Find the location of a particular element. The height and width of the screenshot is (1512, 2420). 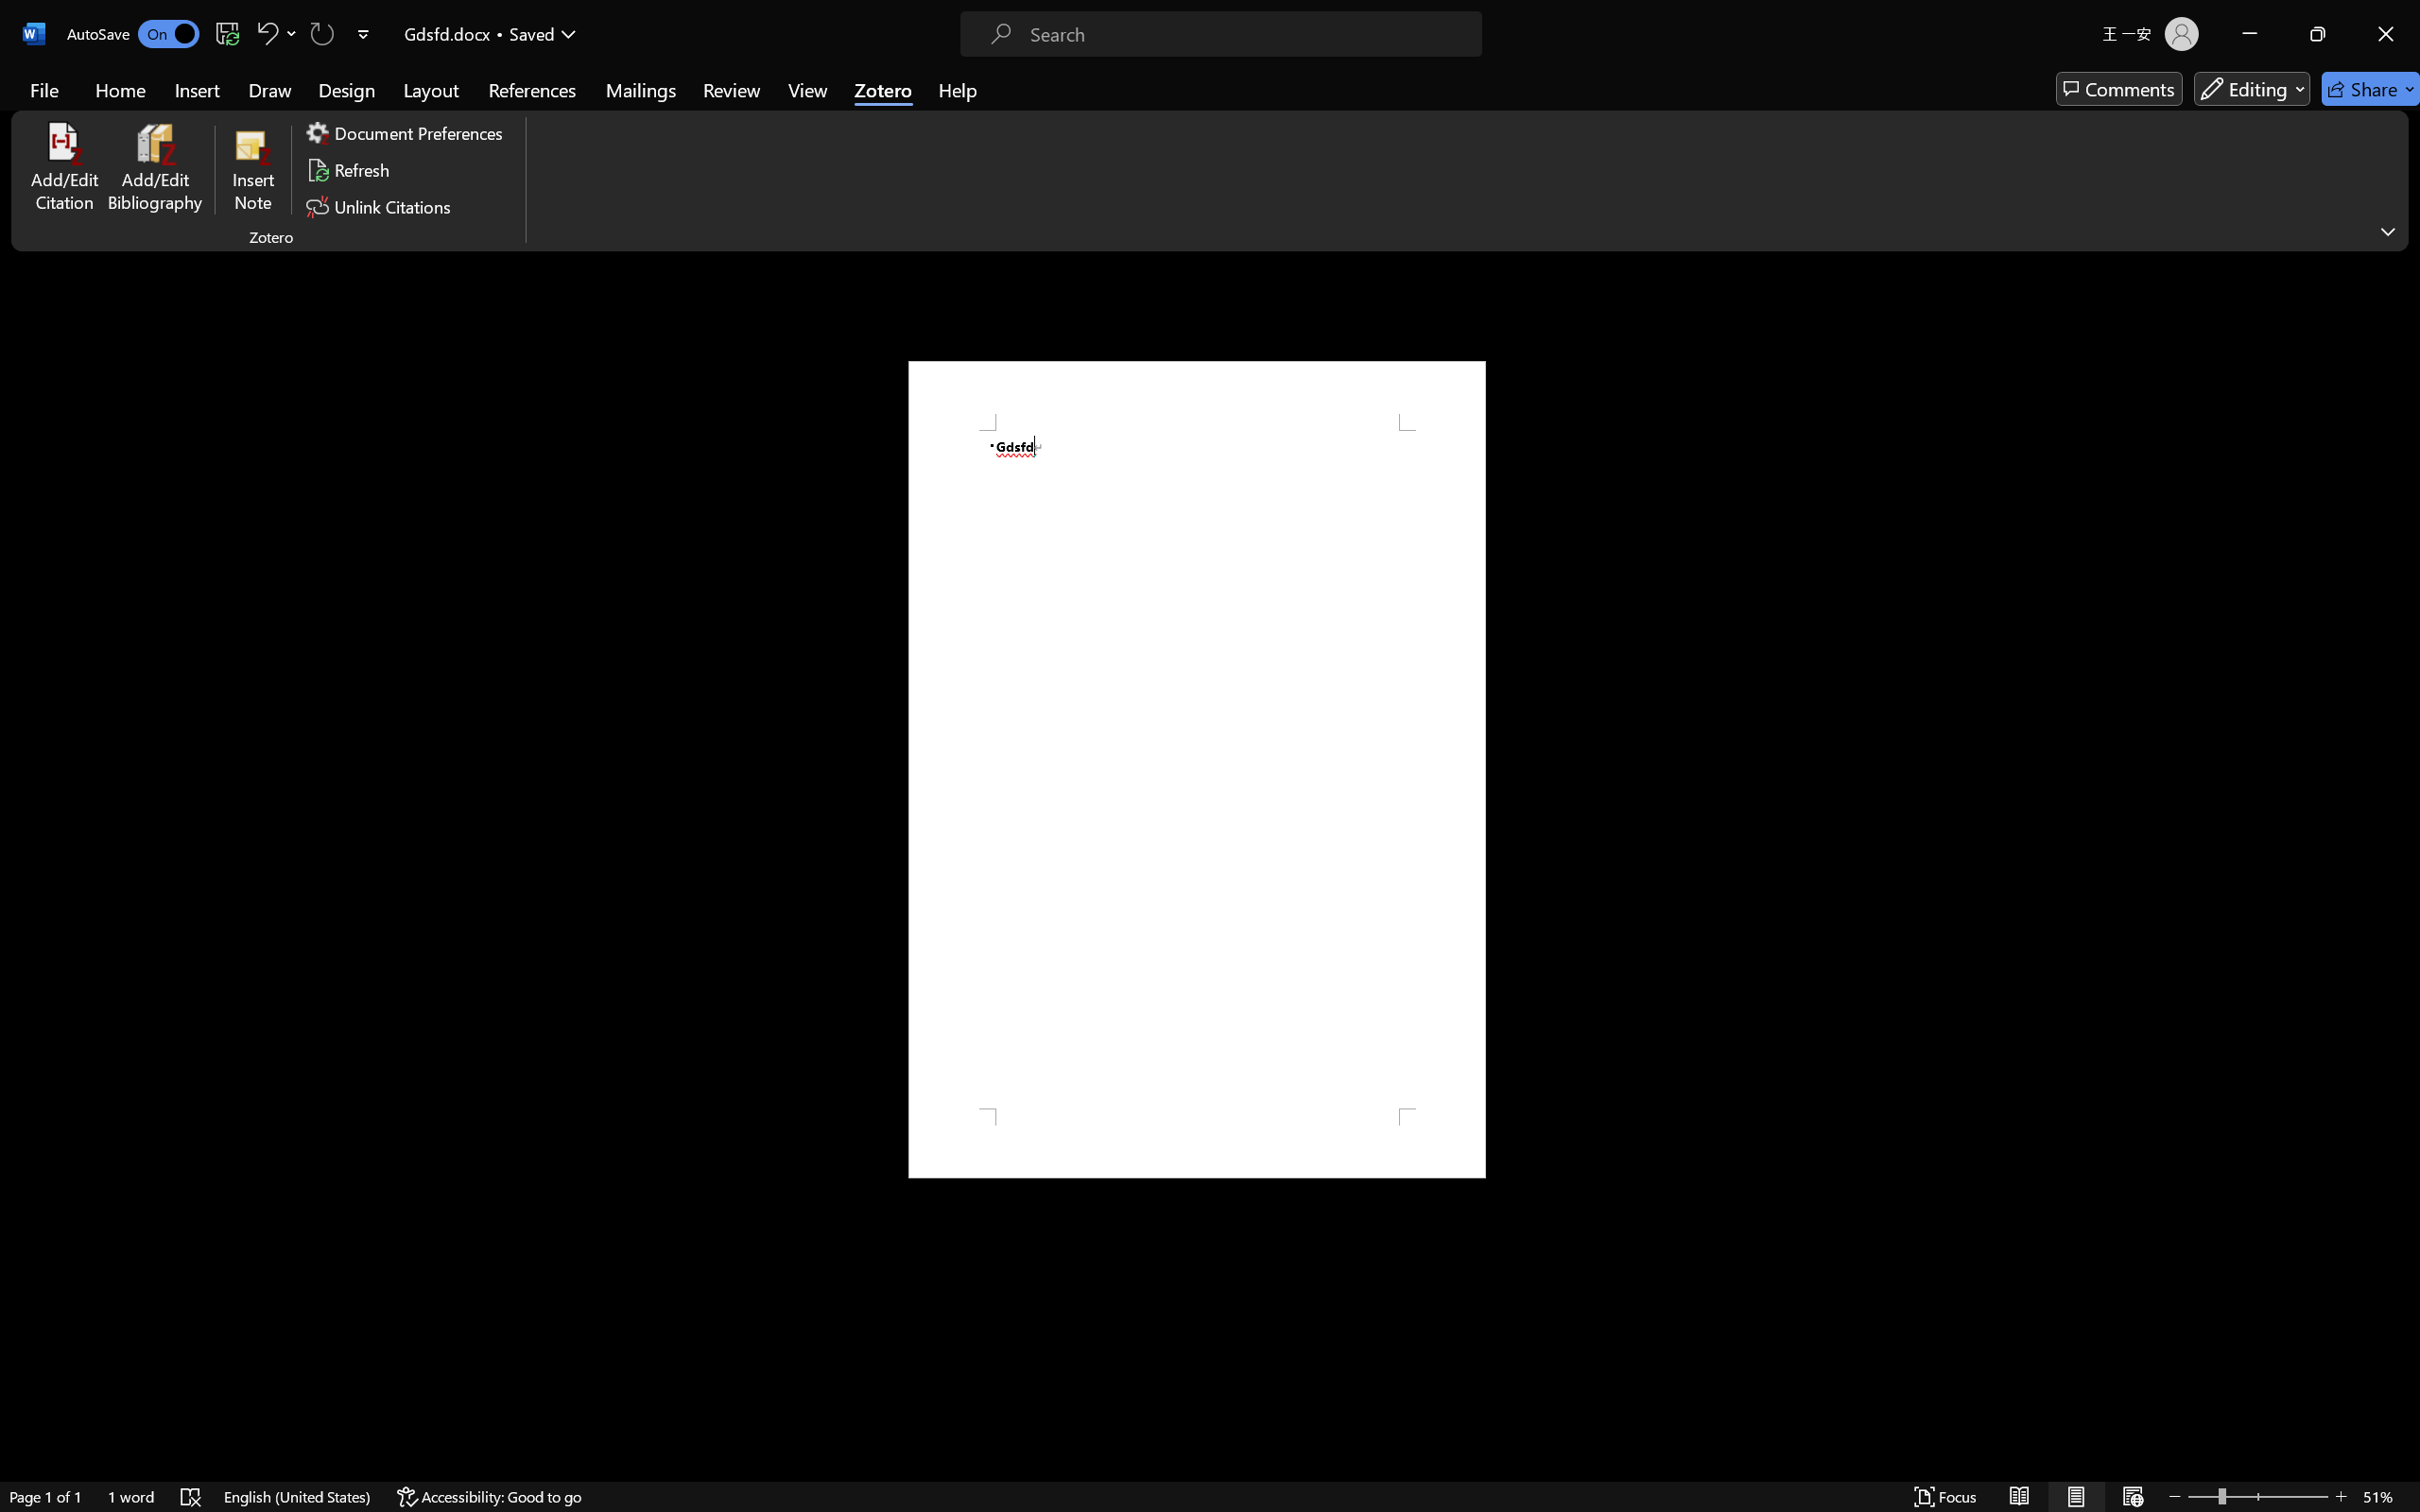

'Page 1 content' is located at coordinates (1196, 769).